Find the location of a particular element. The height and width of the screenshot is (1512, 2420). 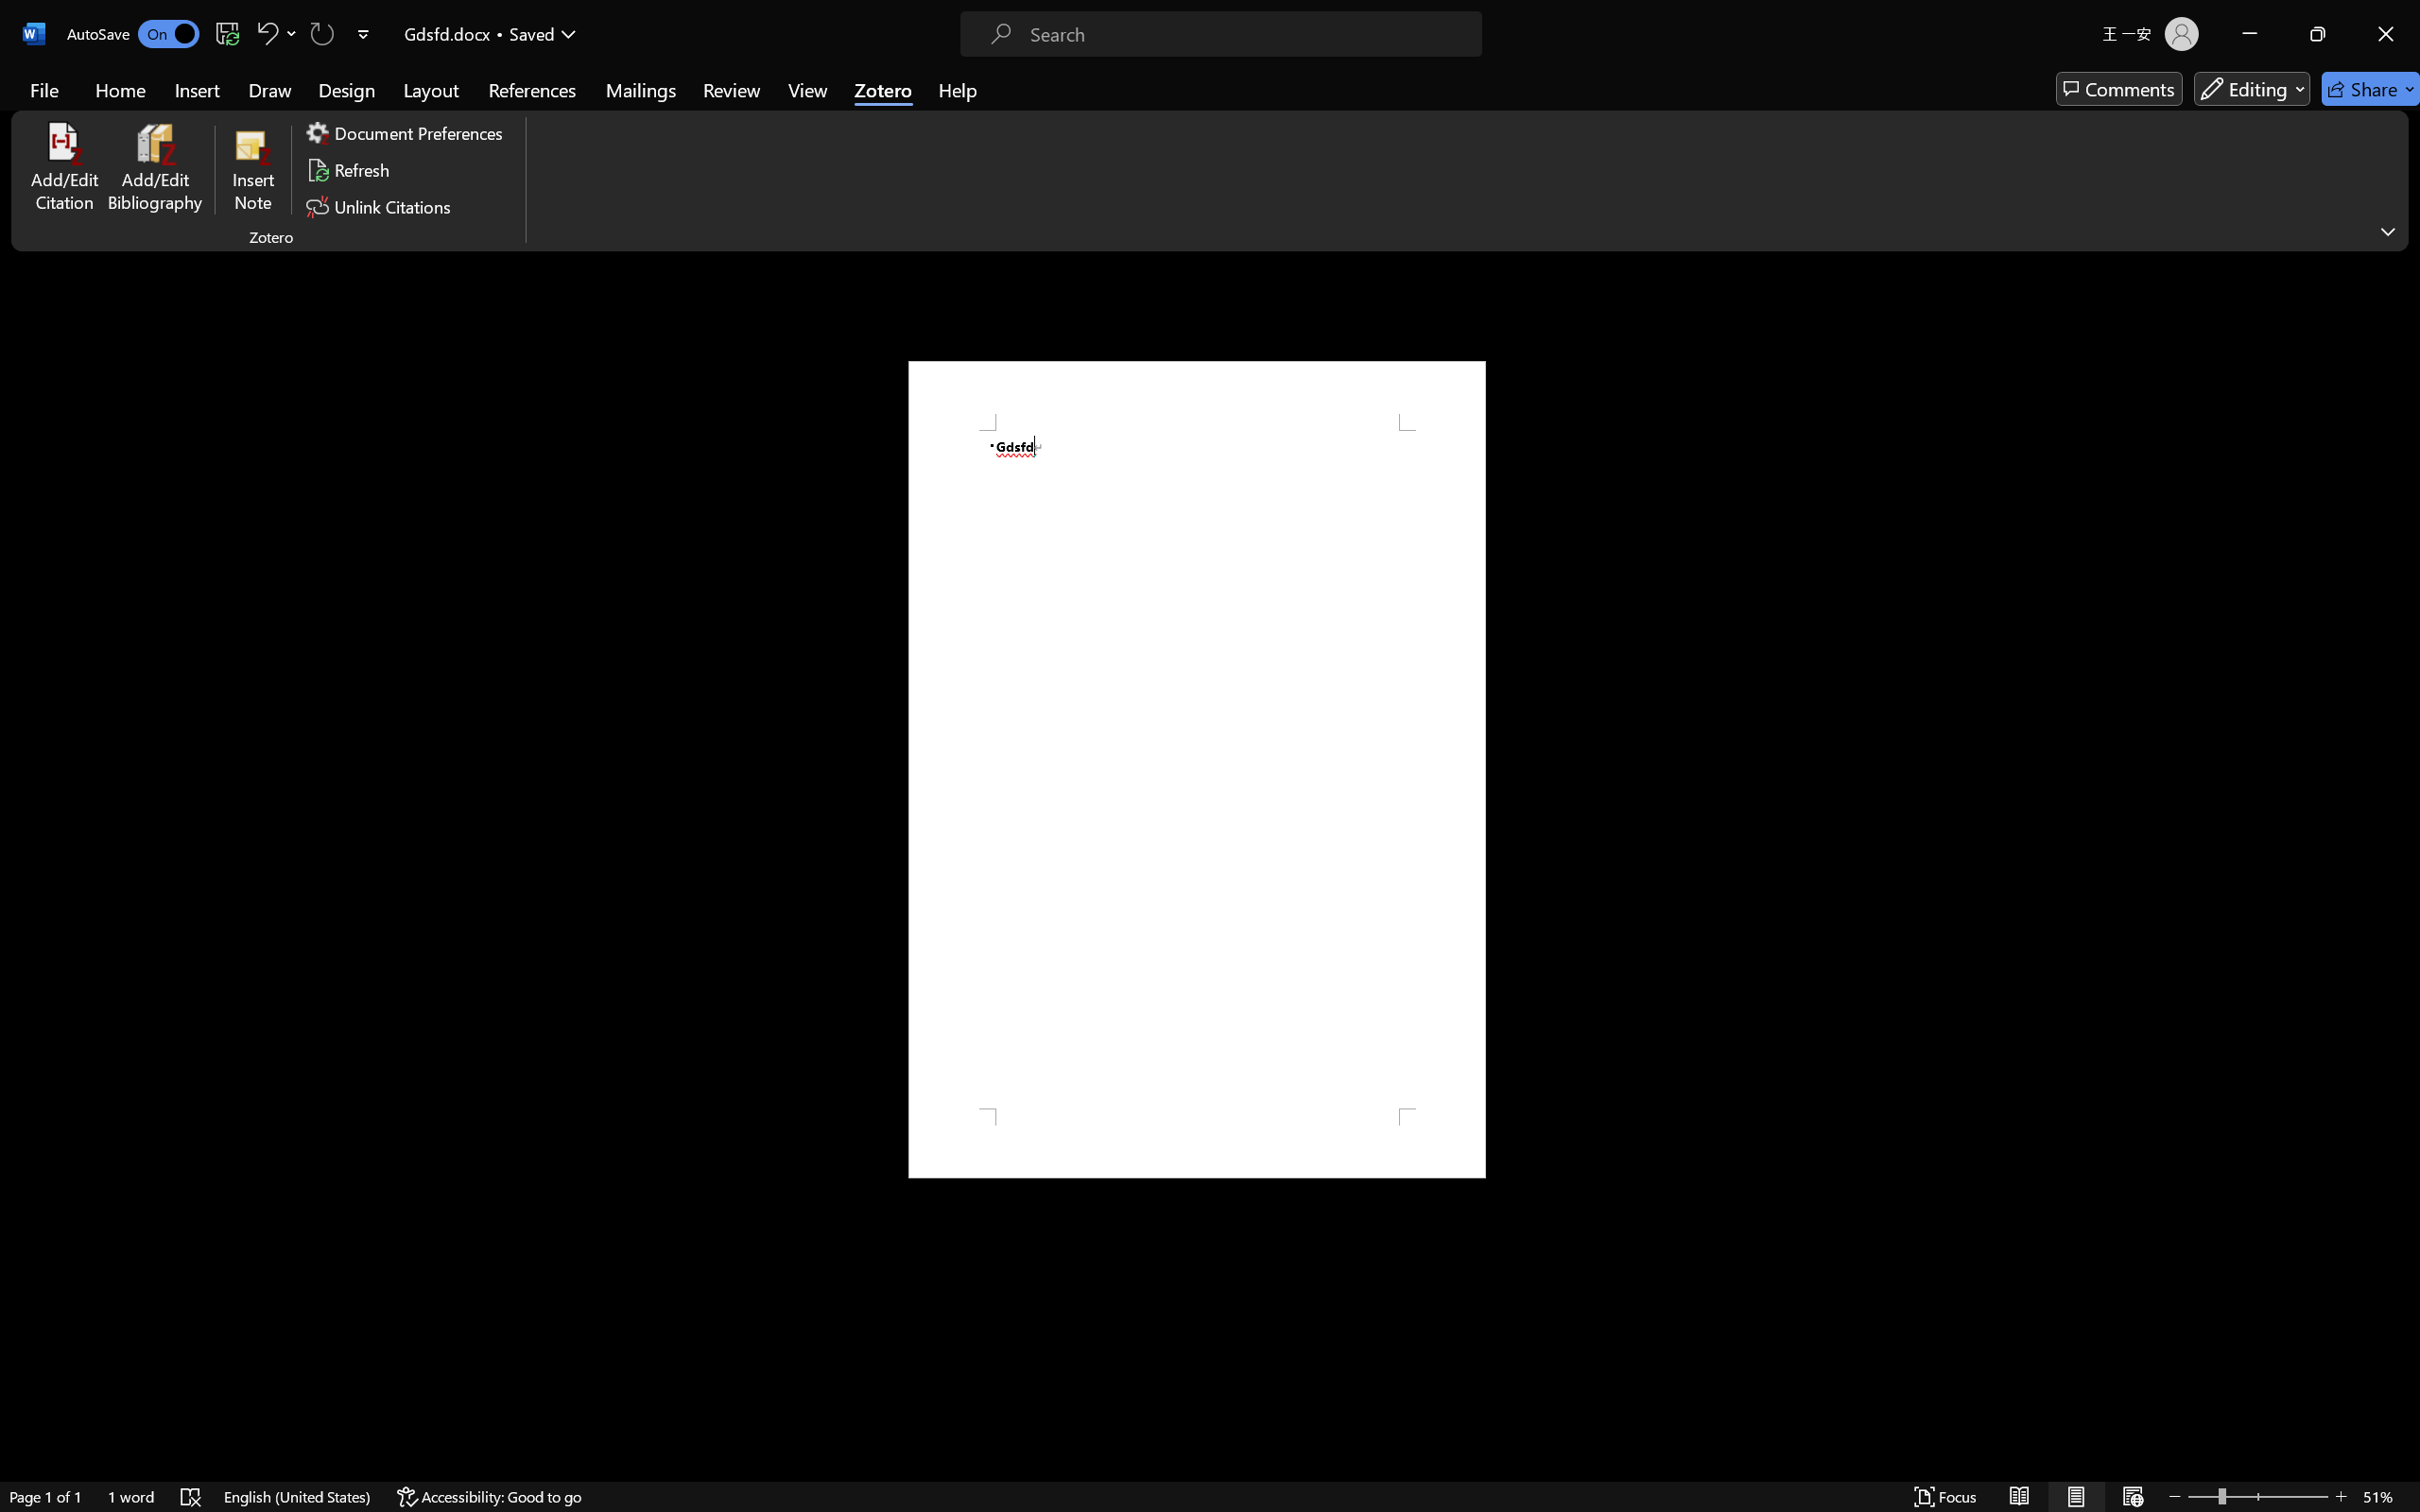

'Page 1 content' is located at coordinates (1196, 769).